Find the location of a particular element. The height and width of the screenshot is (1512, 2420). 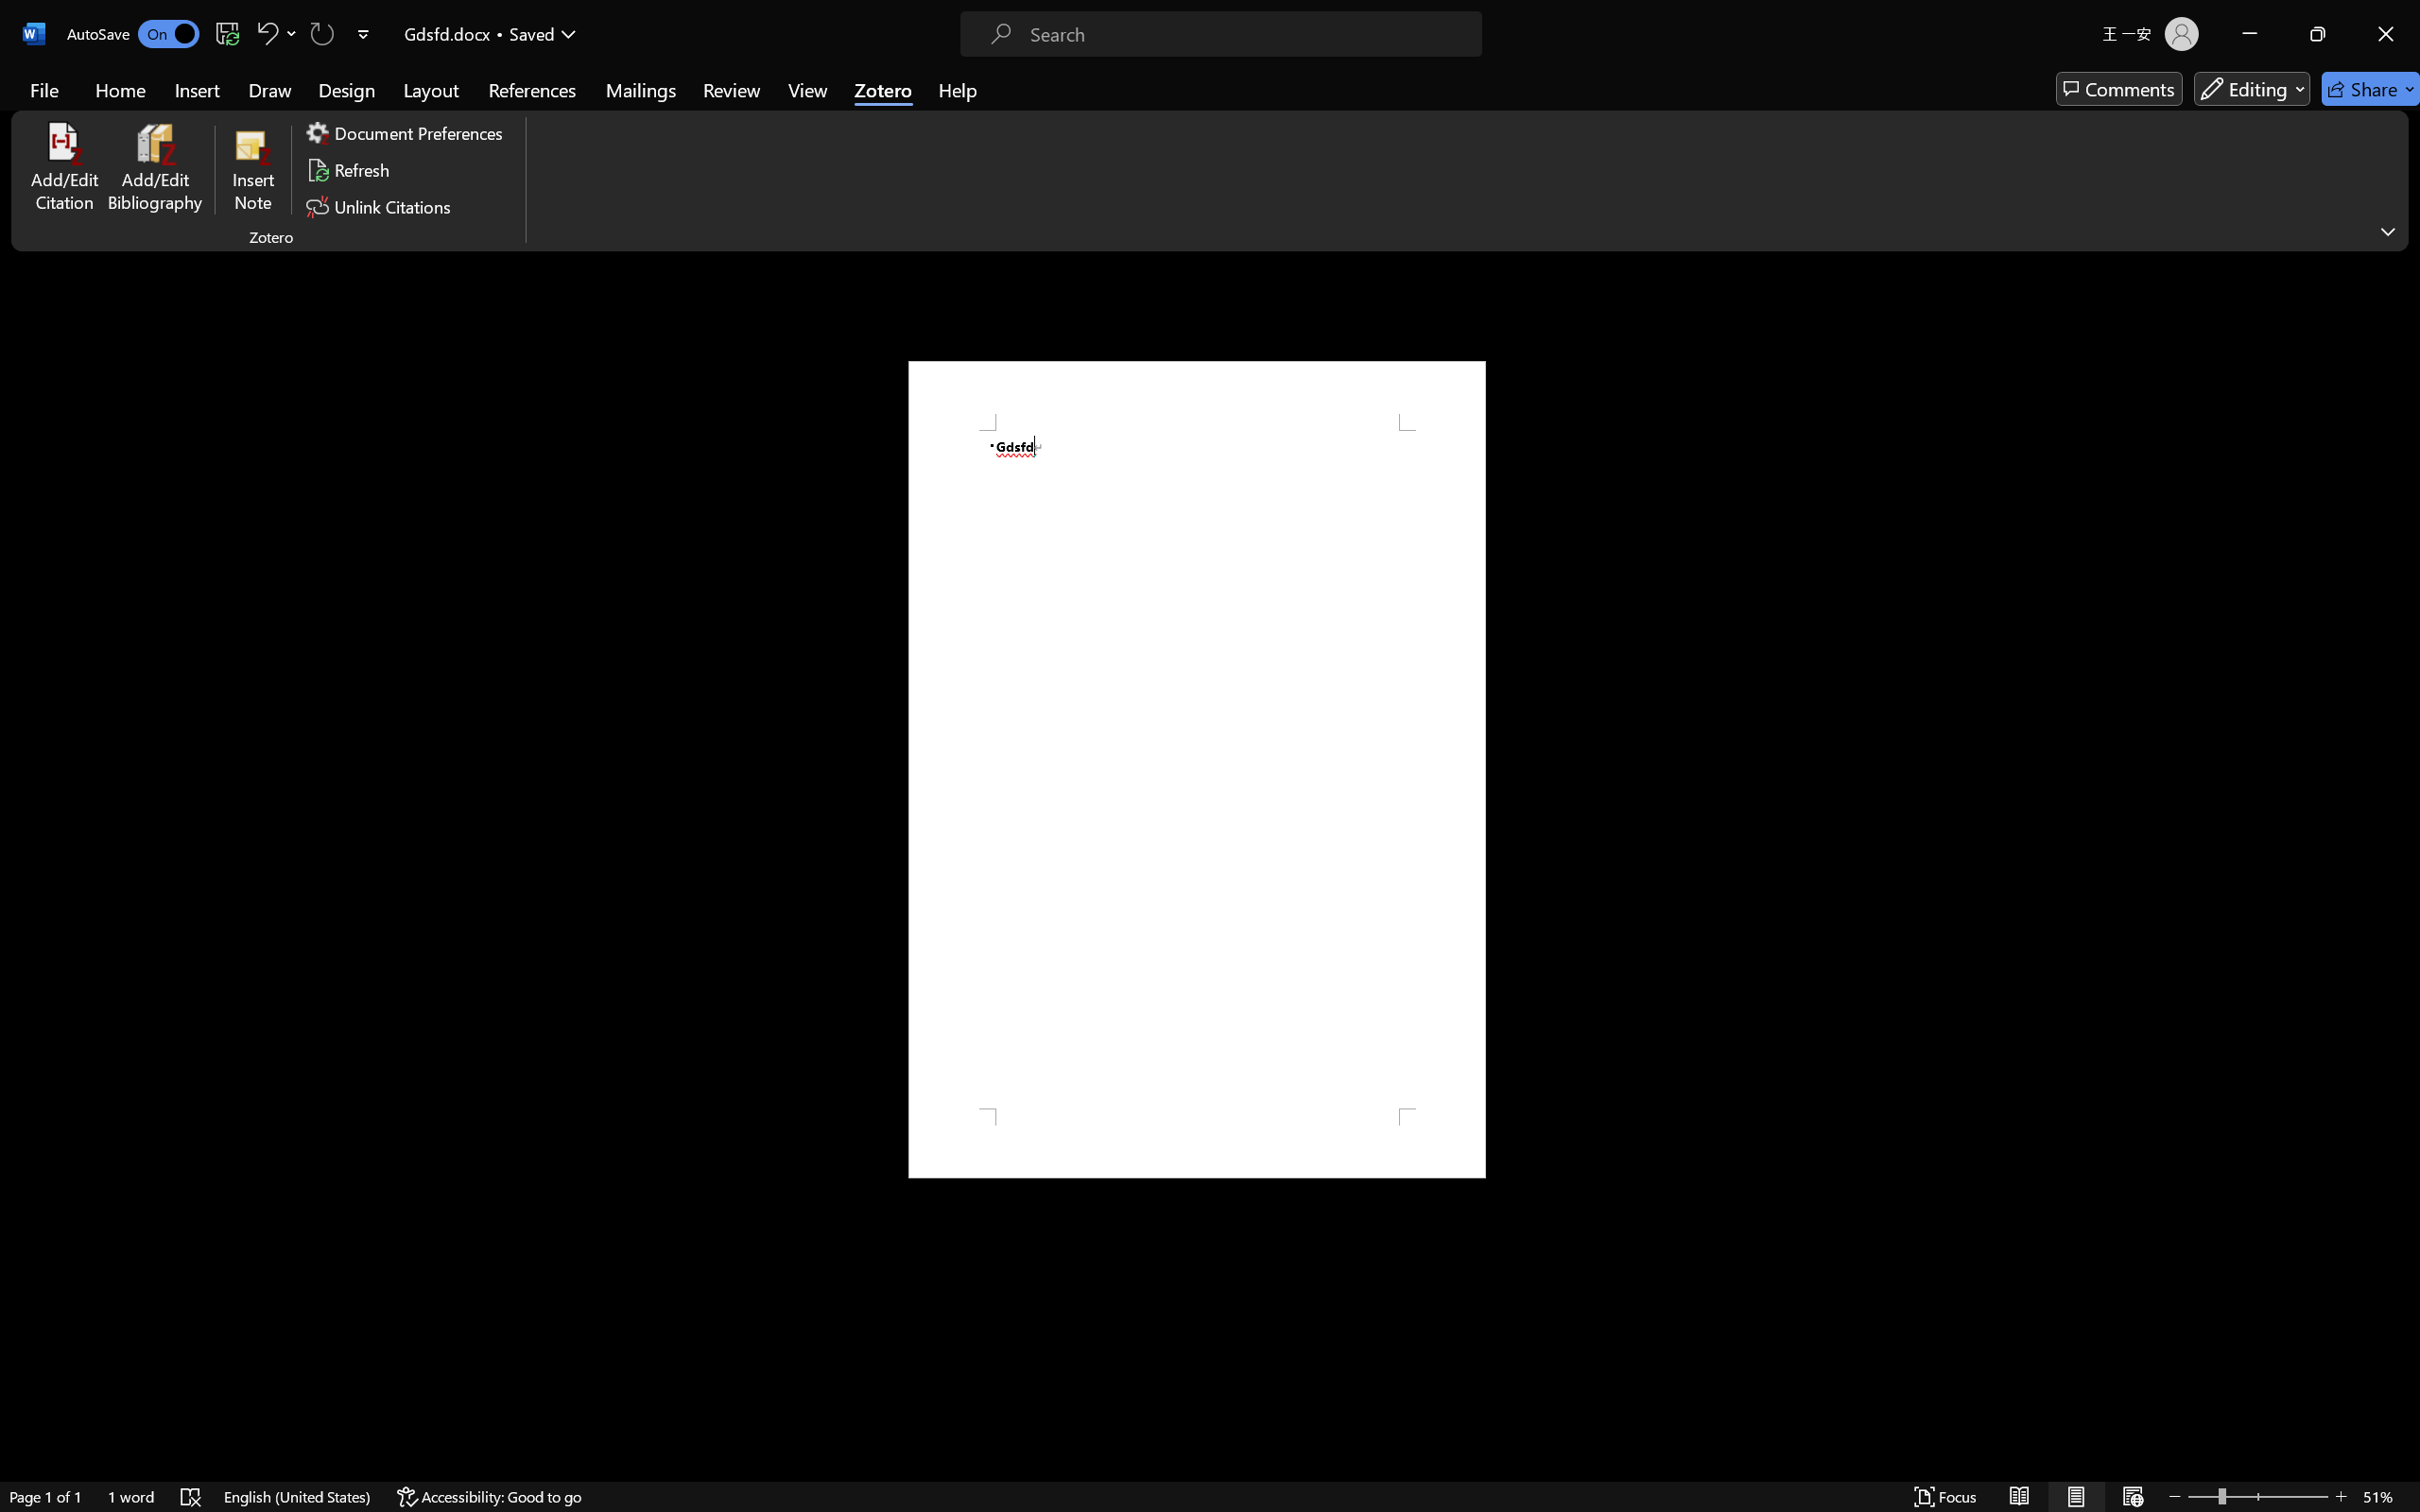

'Page 1 content' is located at coordinates (1196, 769).